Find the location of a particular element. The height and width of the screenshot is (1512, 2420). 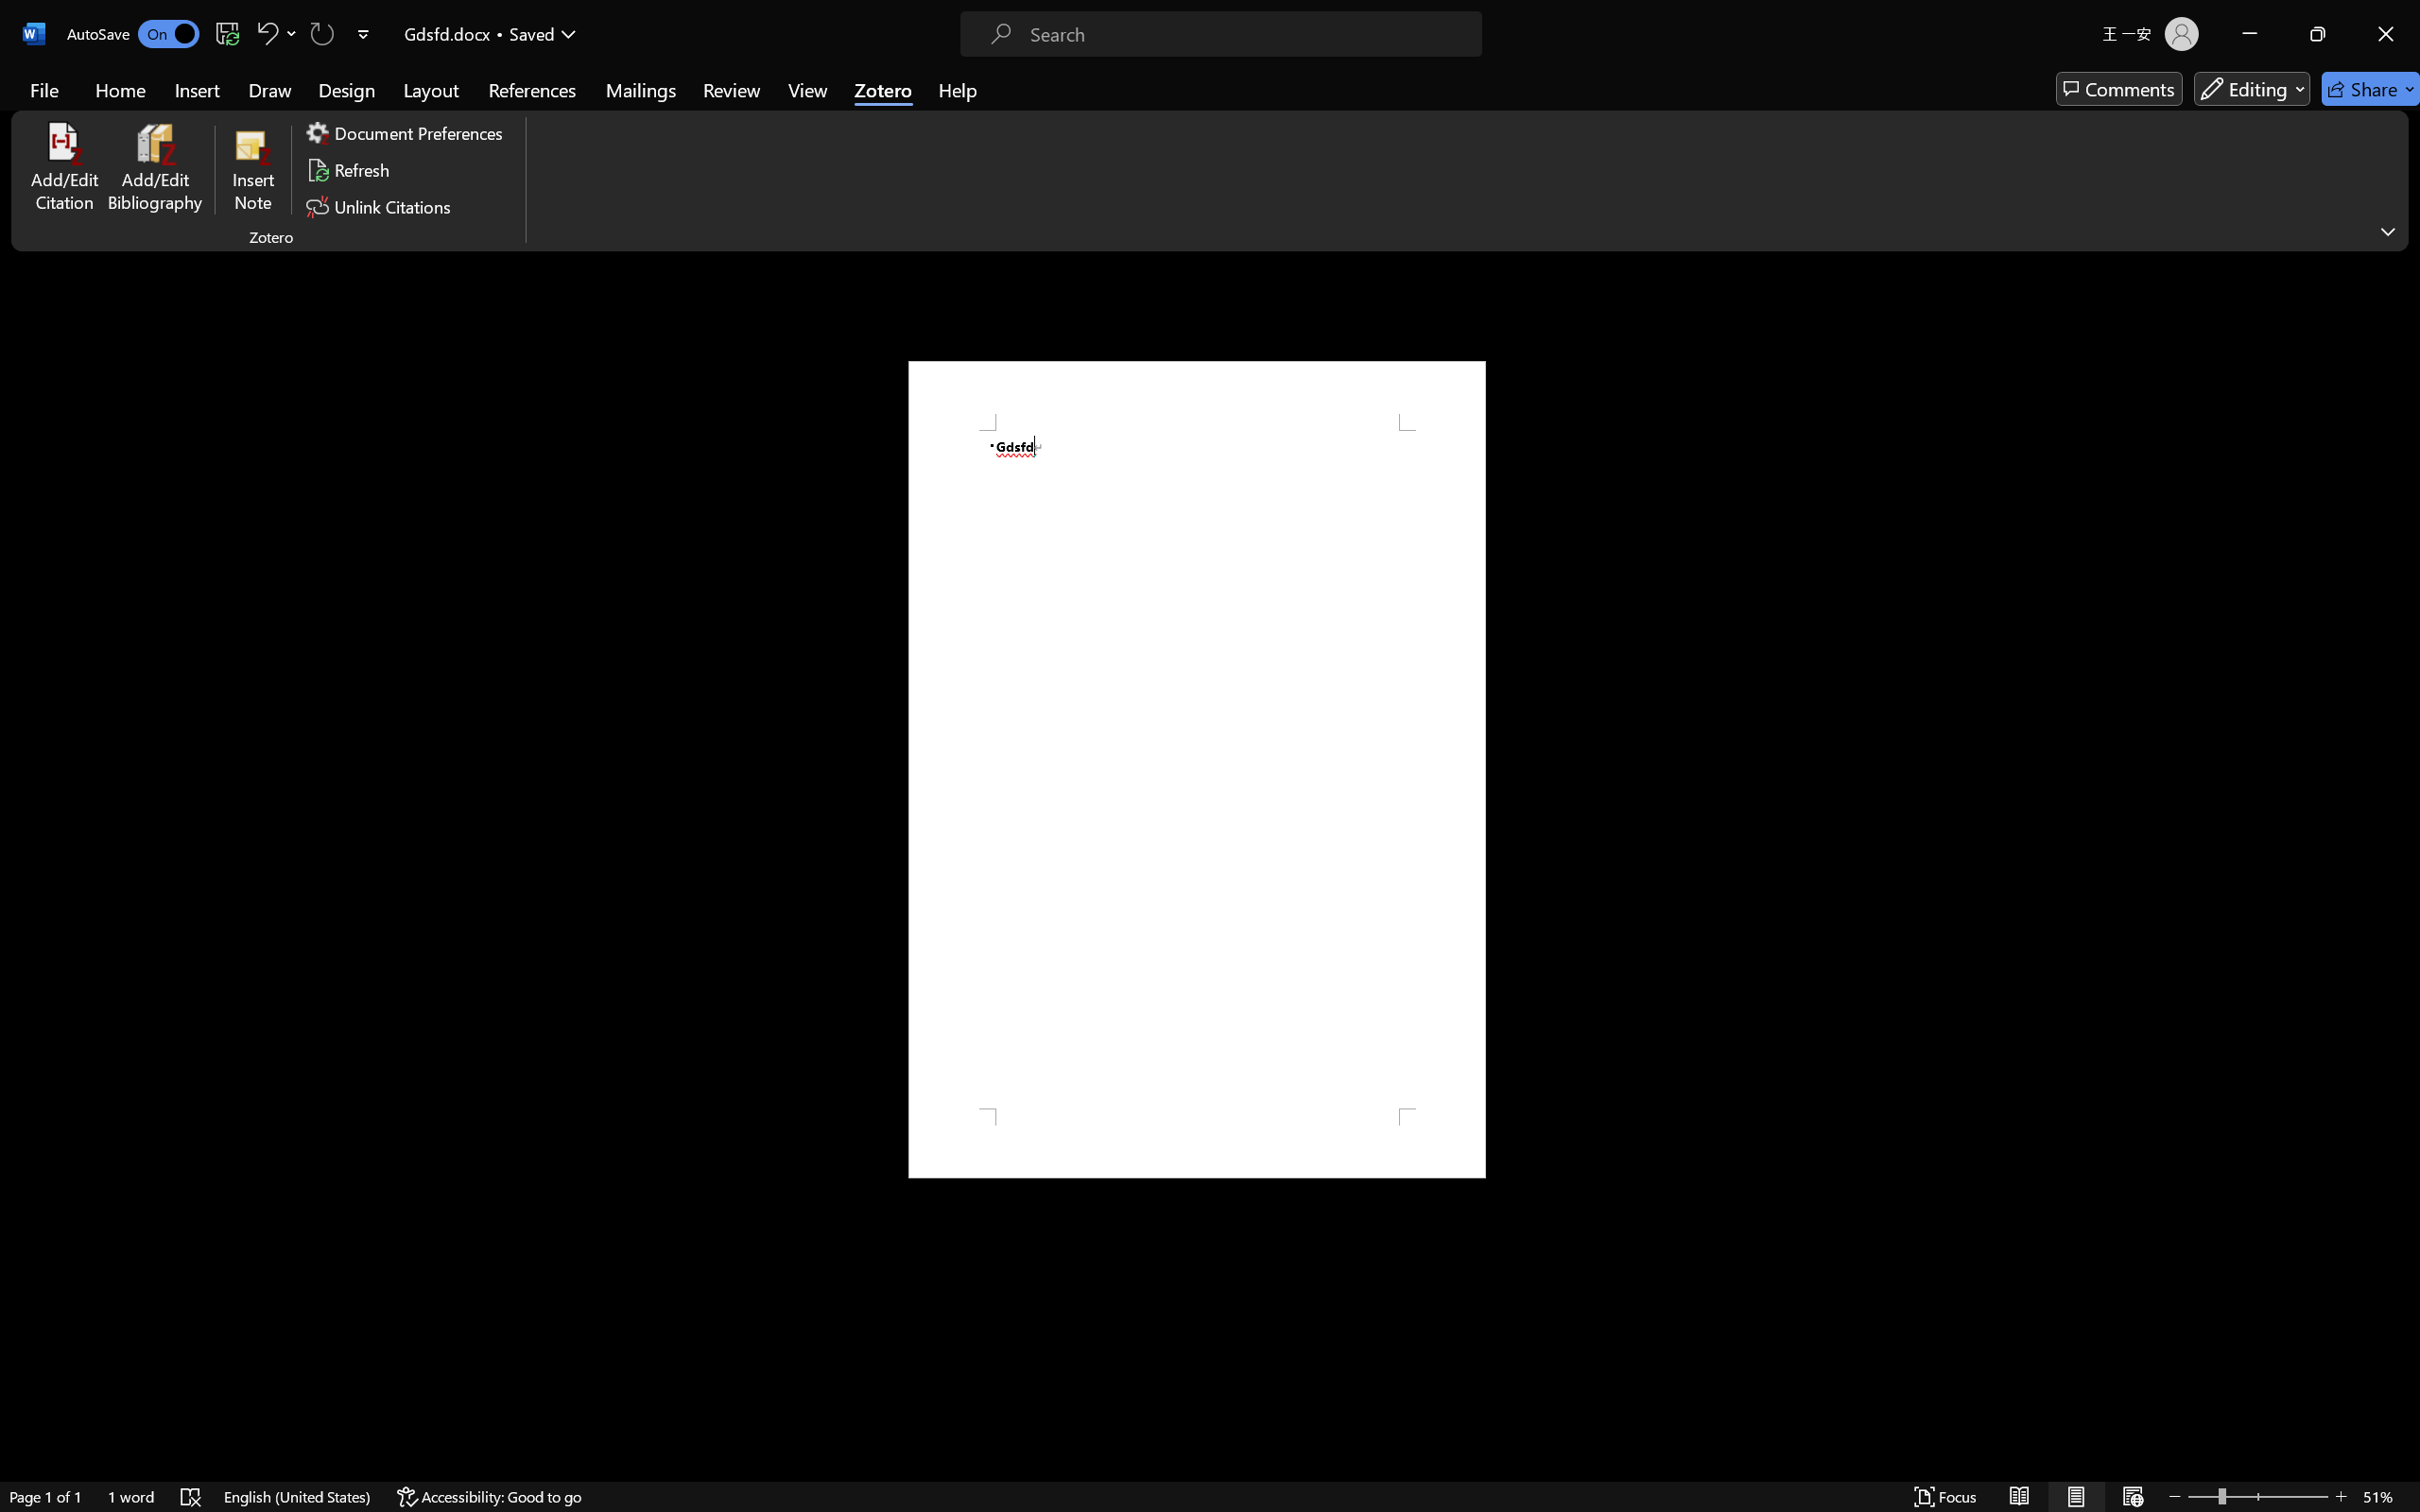

'Page 1 content' is located at coordinates (1196, 769).